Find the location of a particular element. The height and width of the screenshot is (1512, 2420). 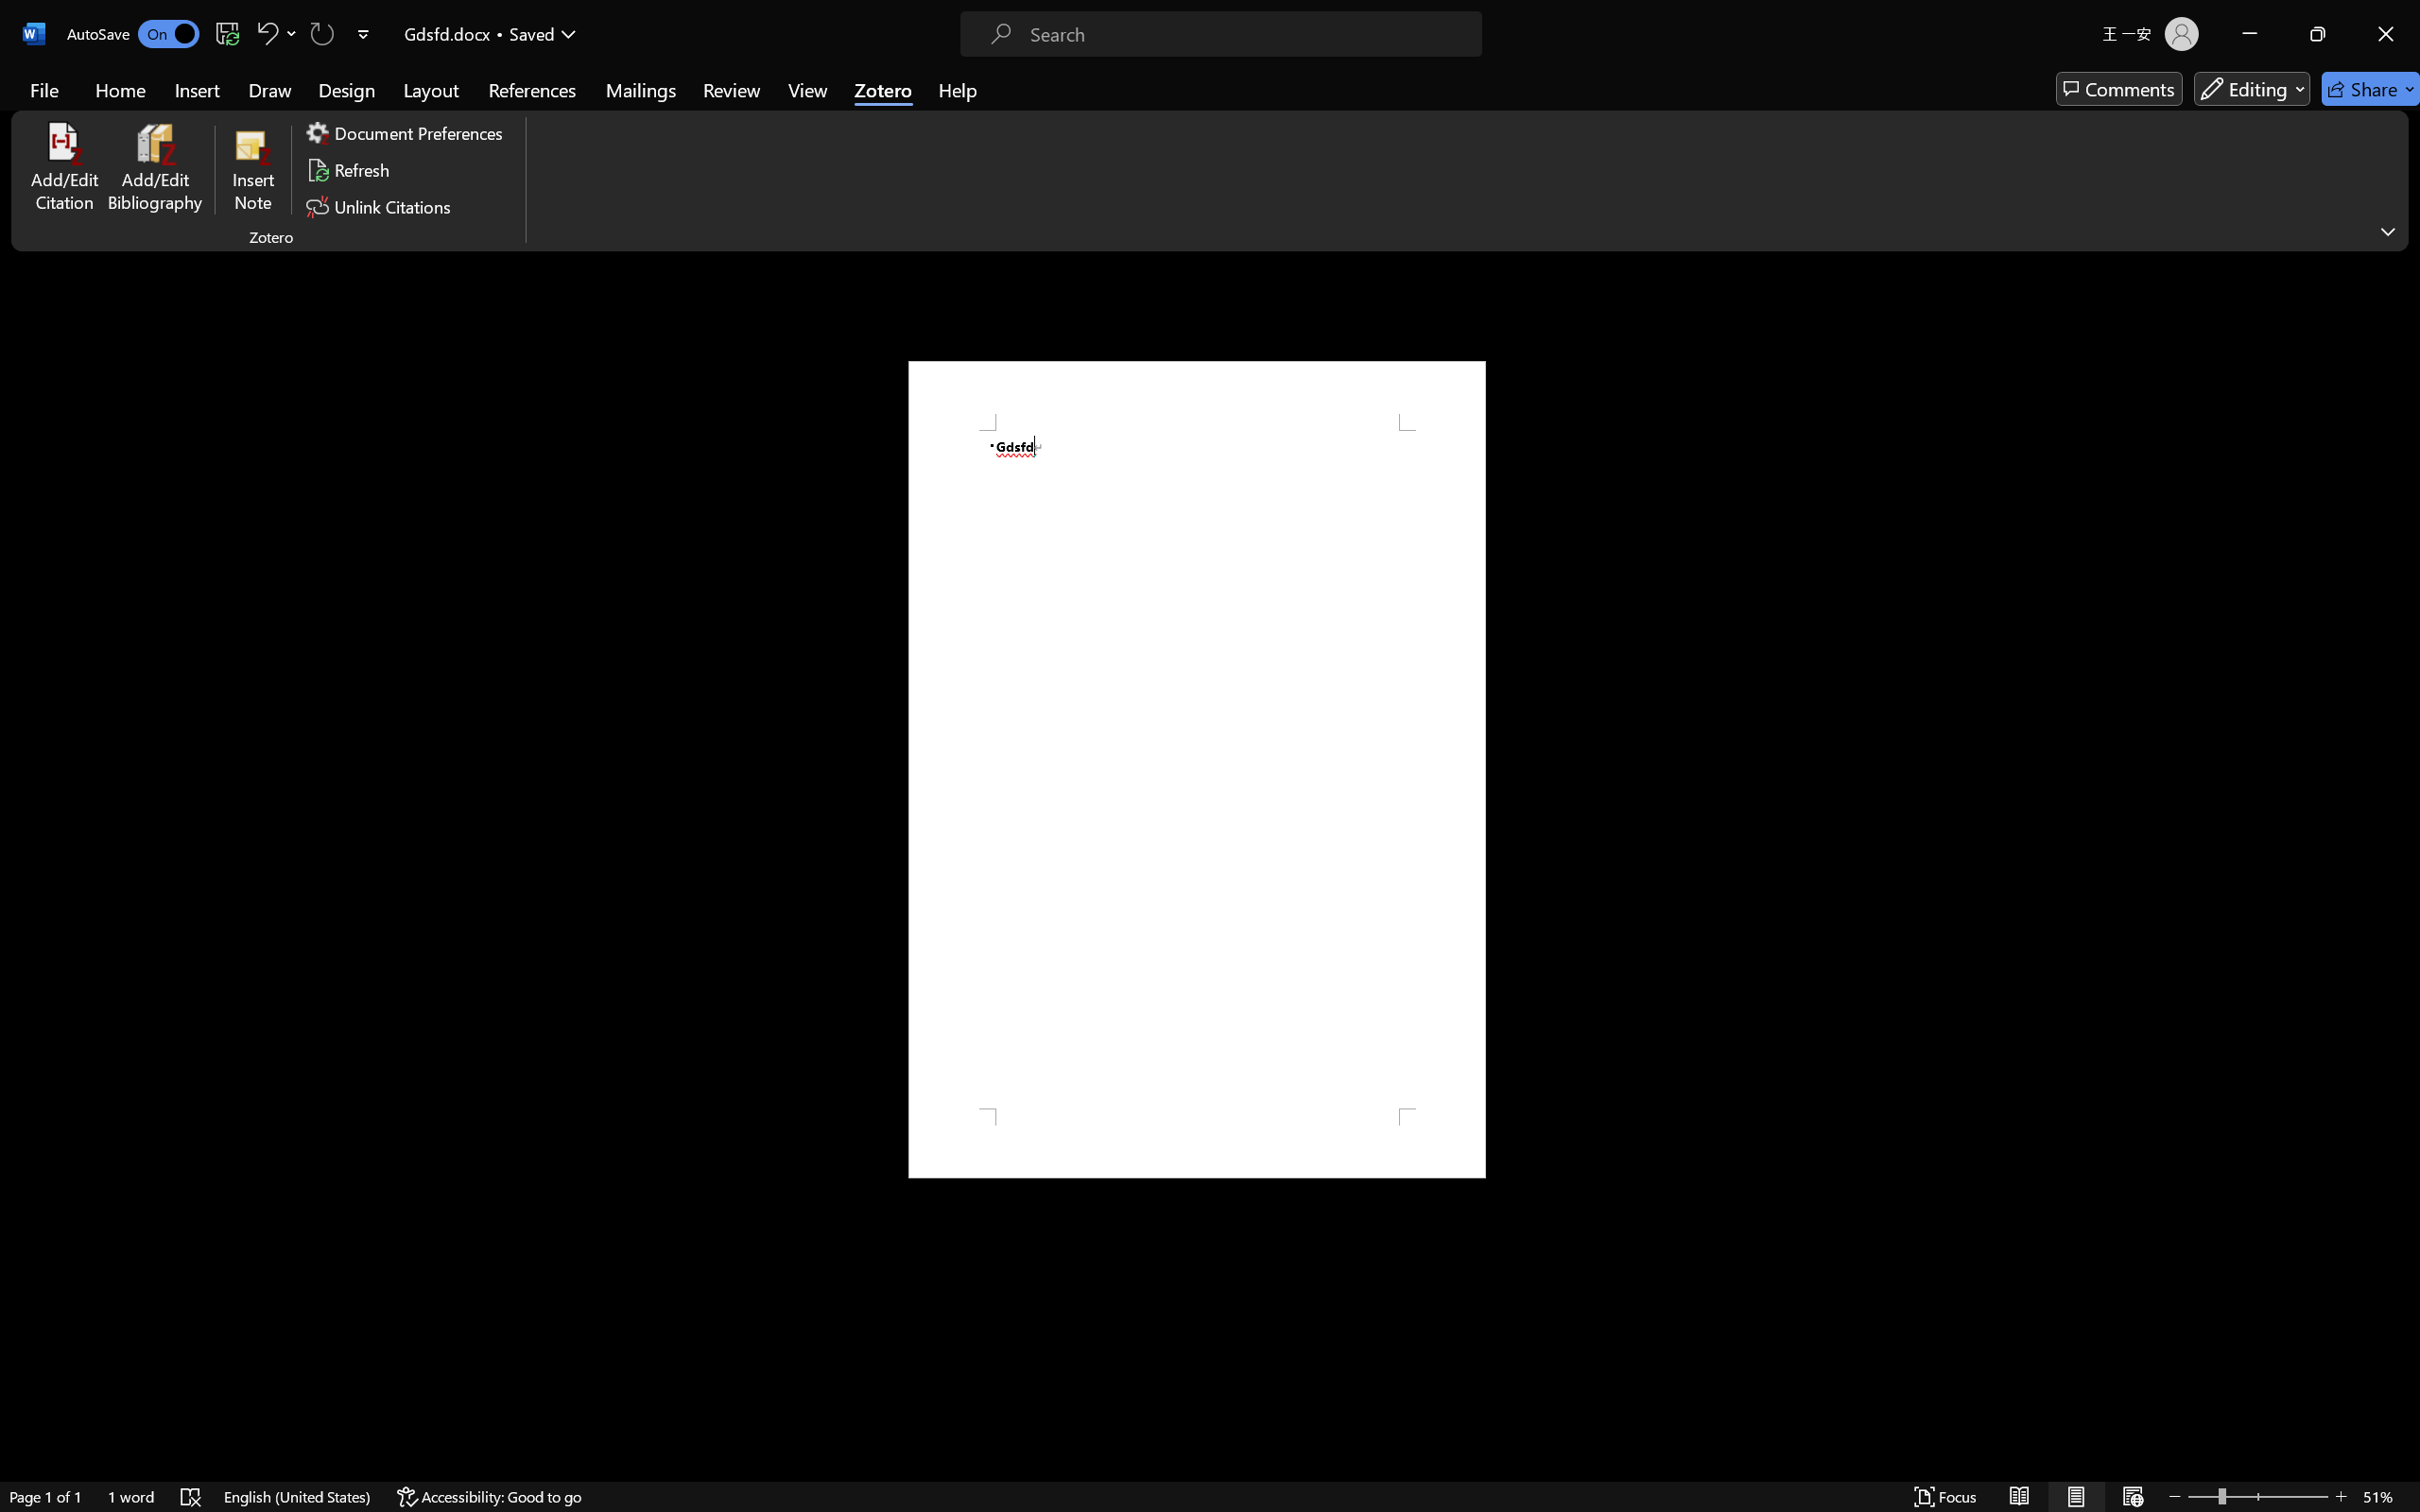

'Page 1 content' is located at coordinates (1196, 769).